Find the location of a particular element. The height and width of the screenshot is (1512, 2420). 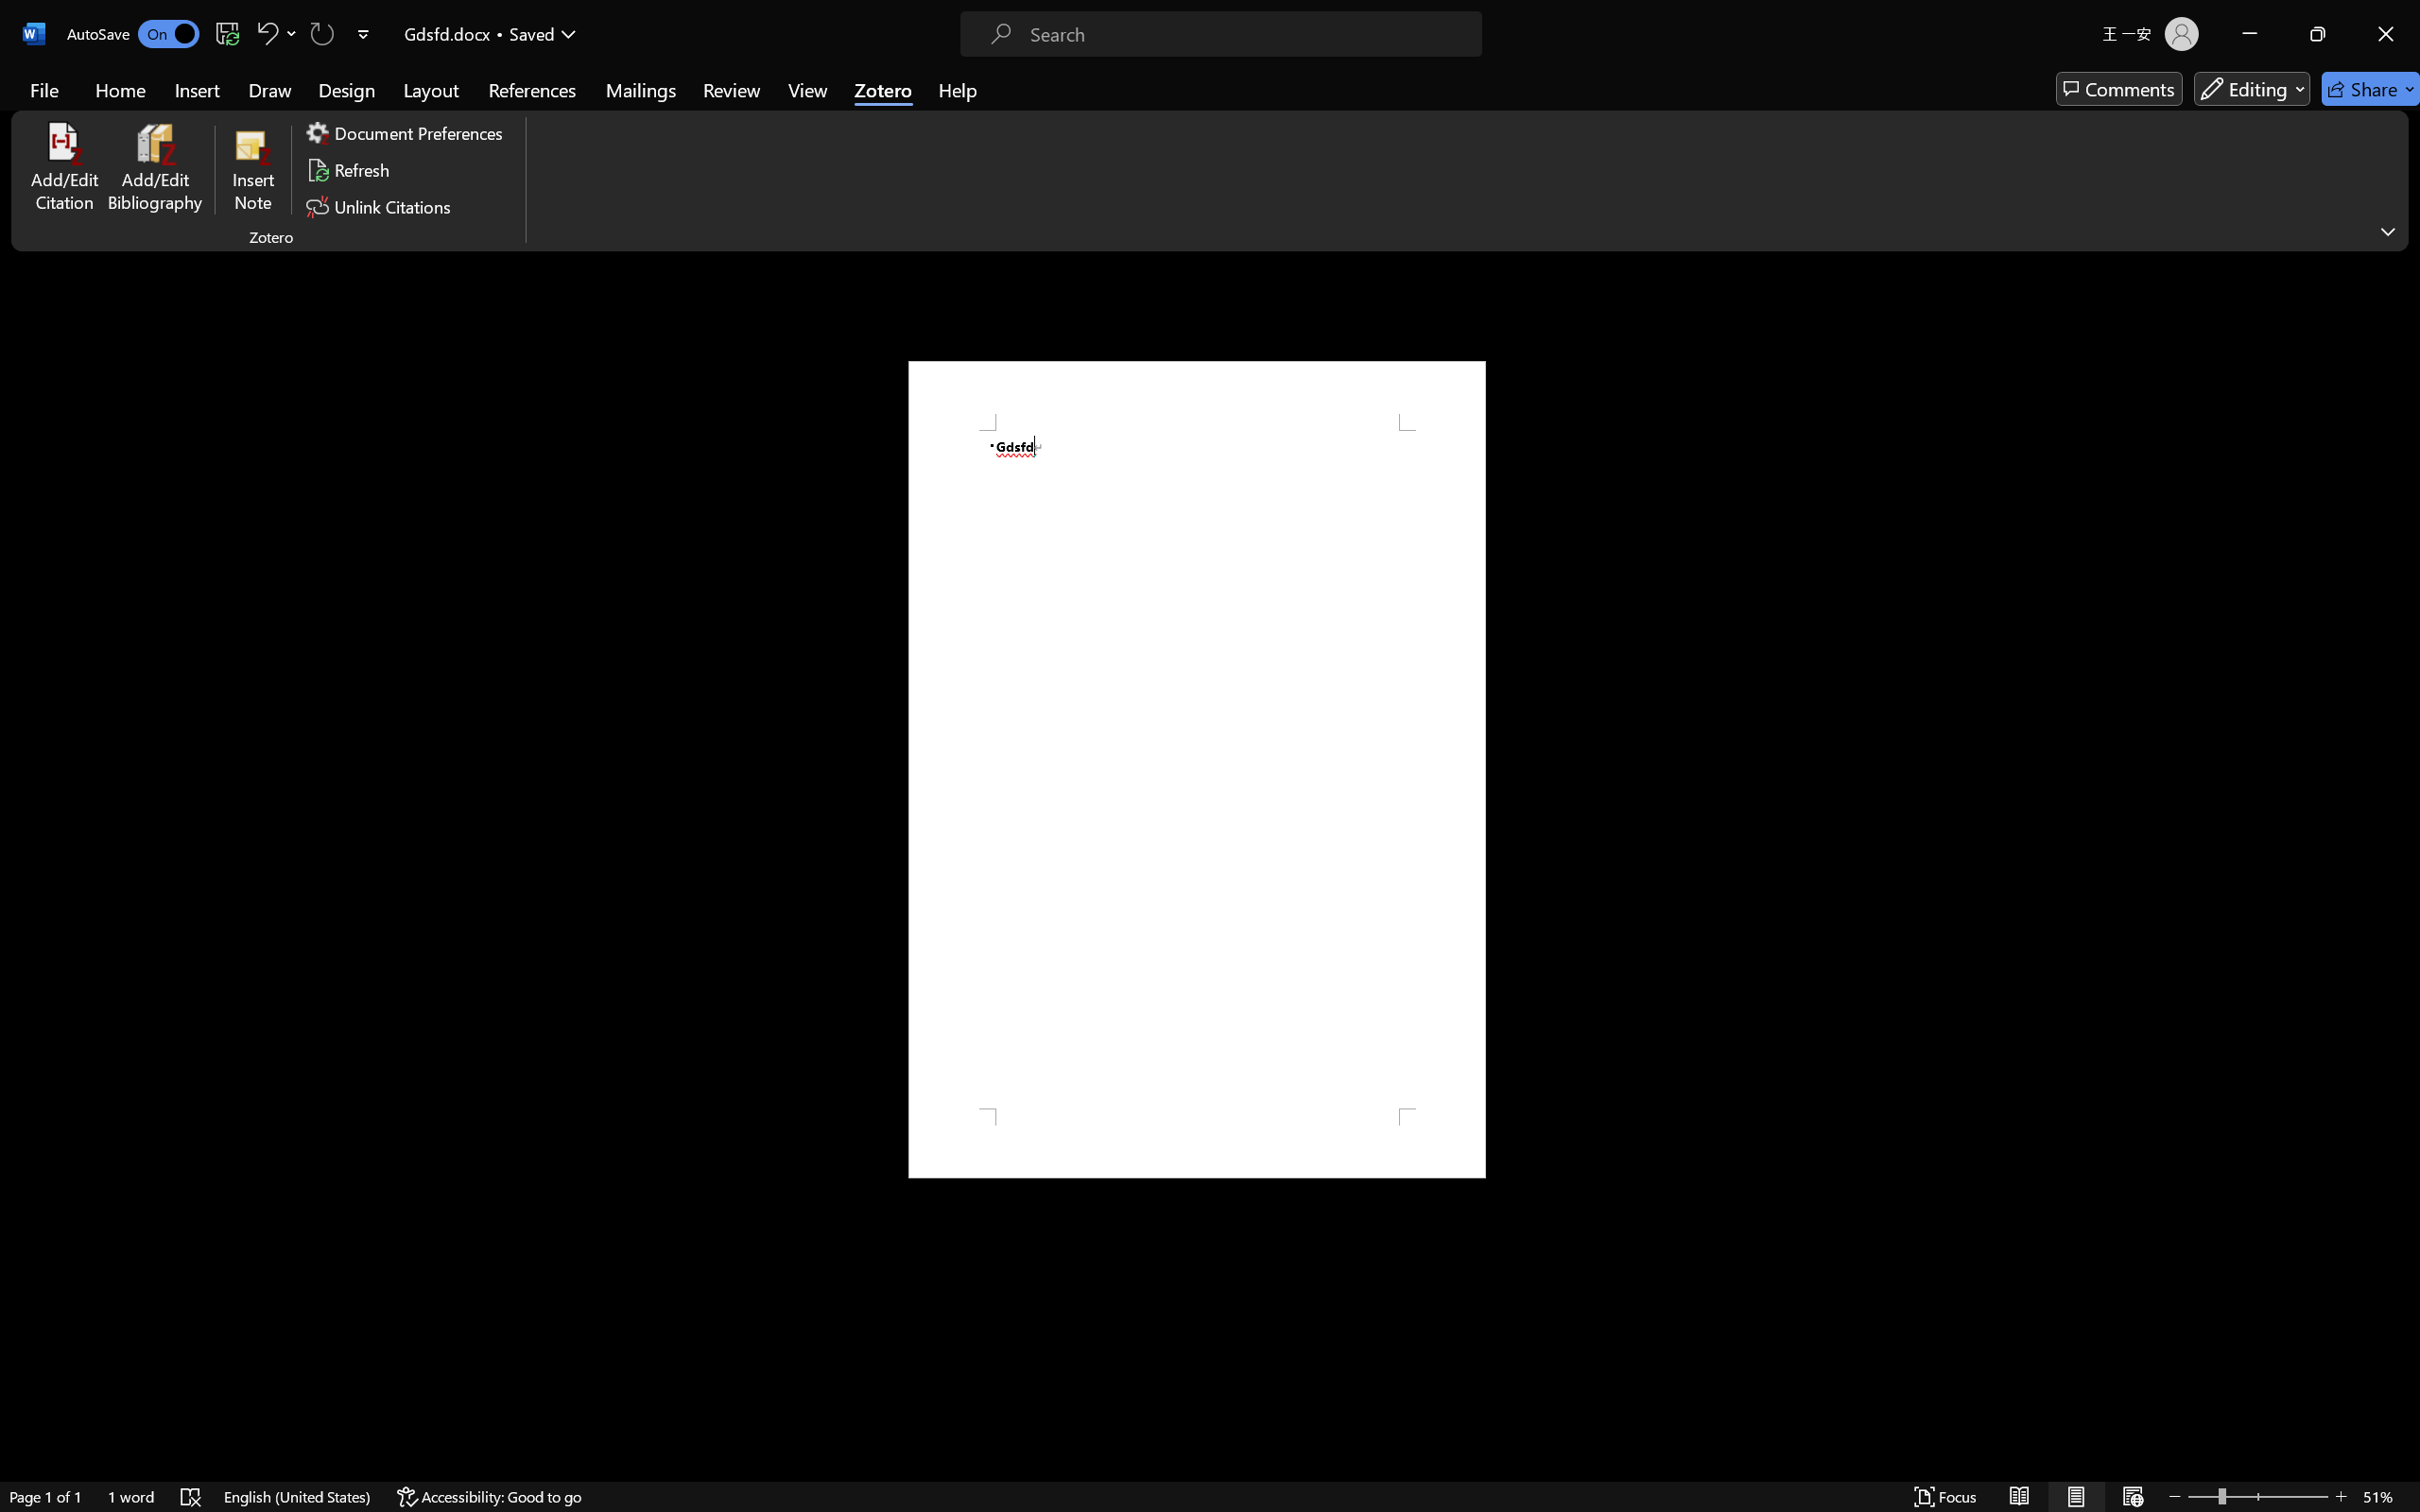

'Page 1 content' is located at coordinates (1196, 769).